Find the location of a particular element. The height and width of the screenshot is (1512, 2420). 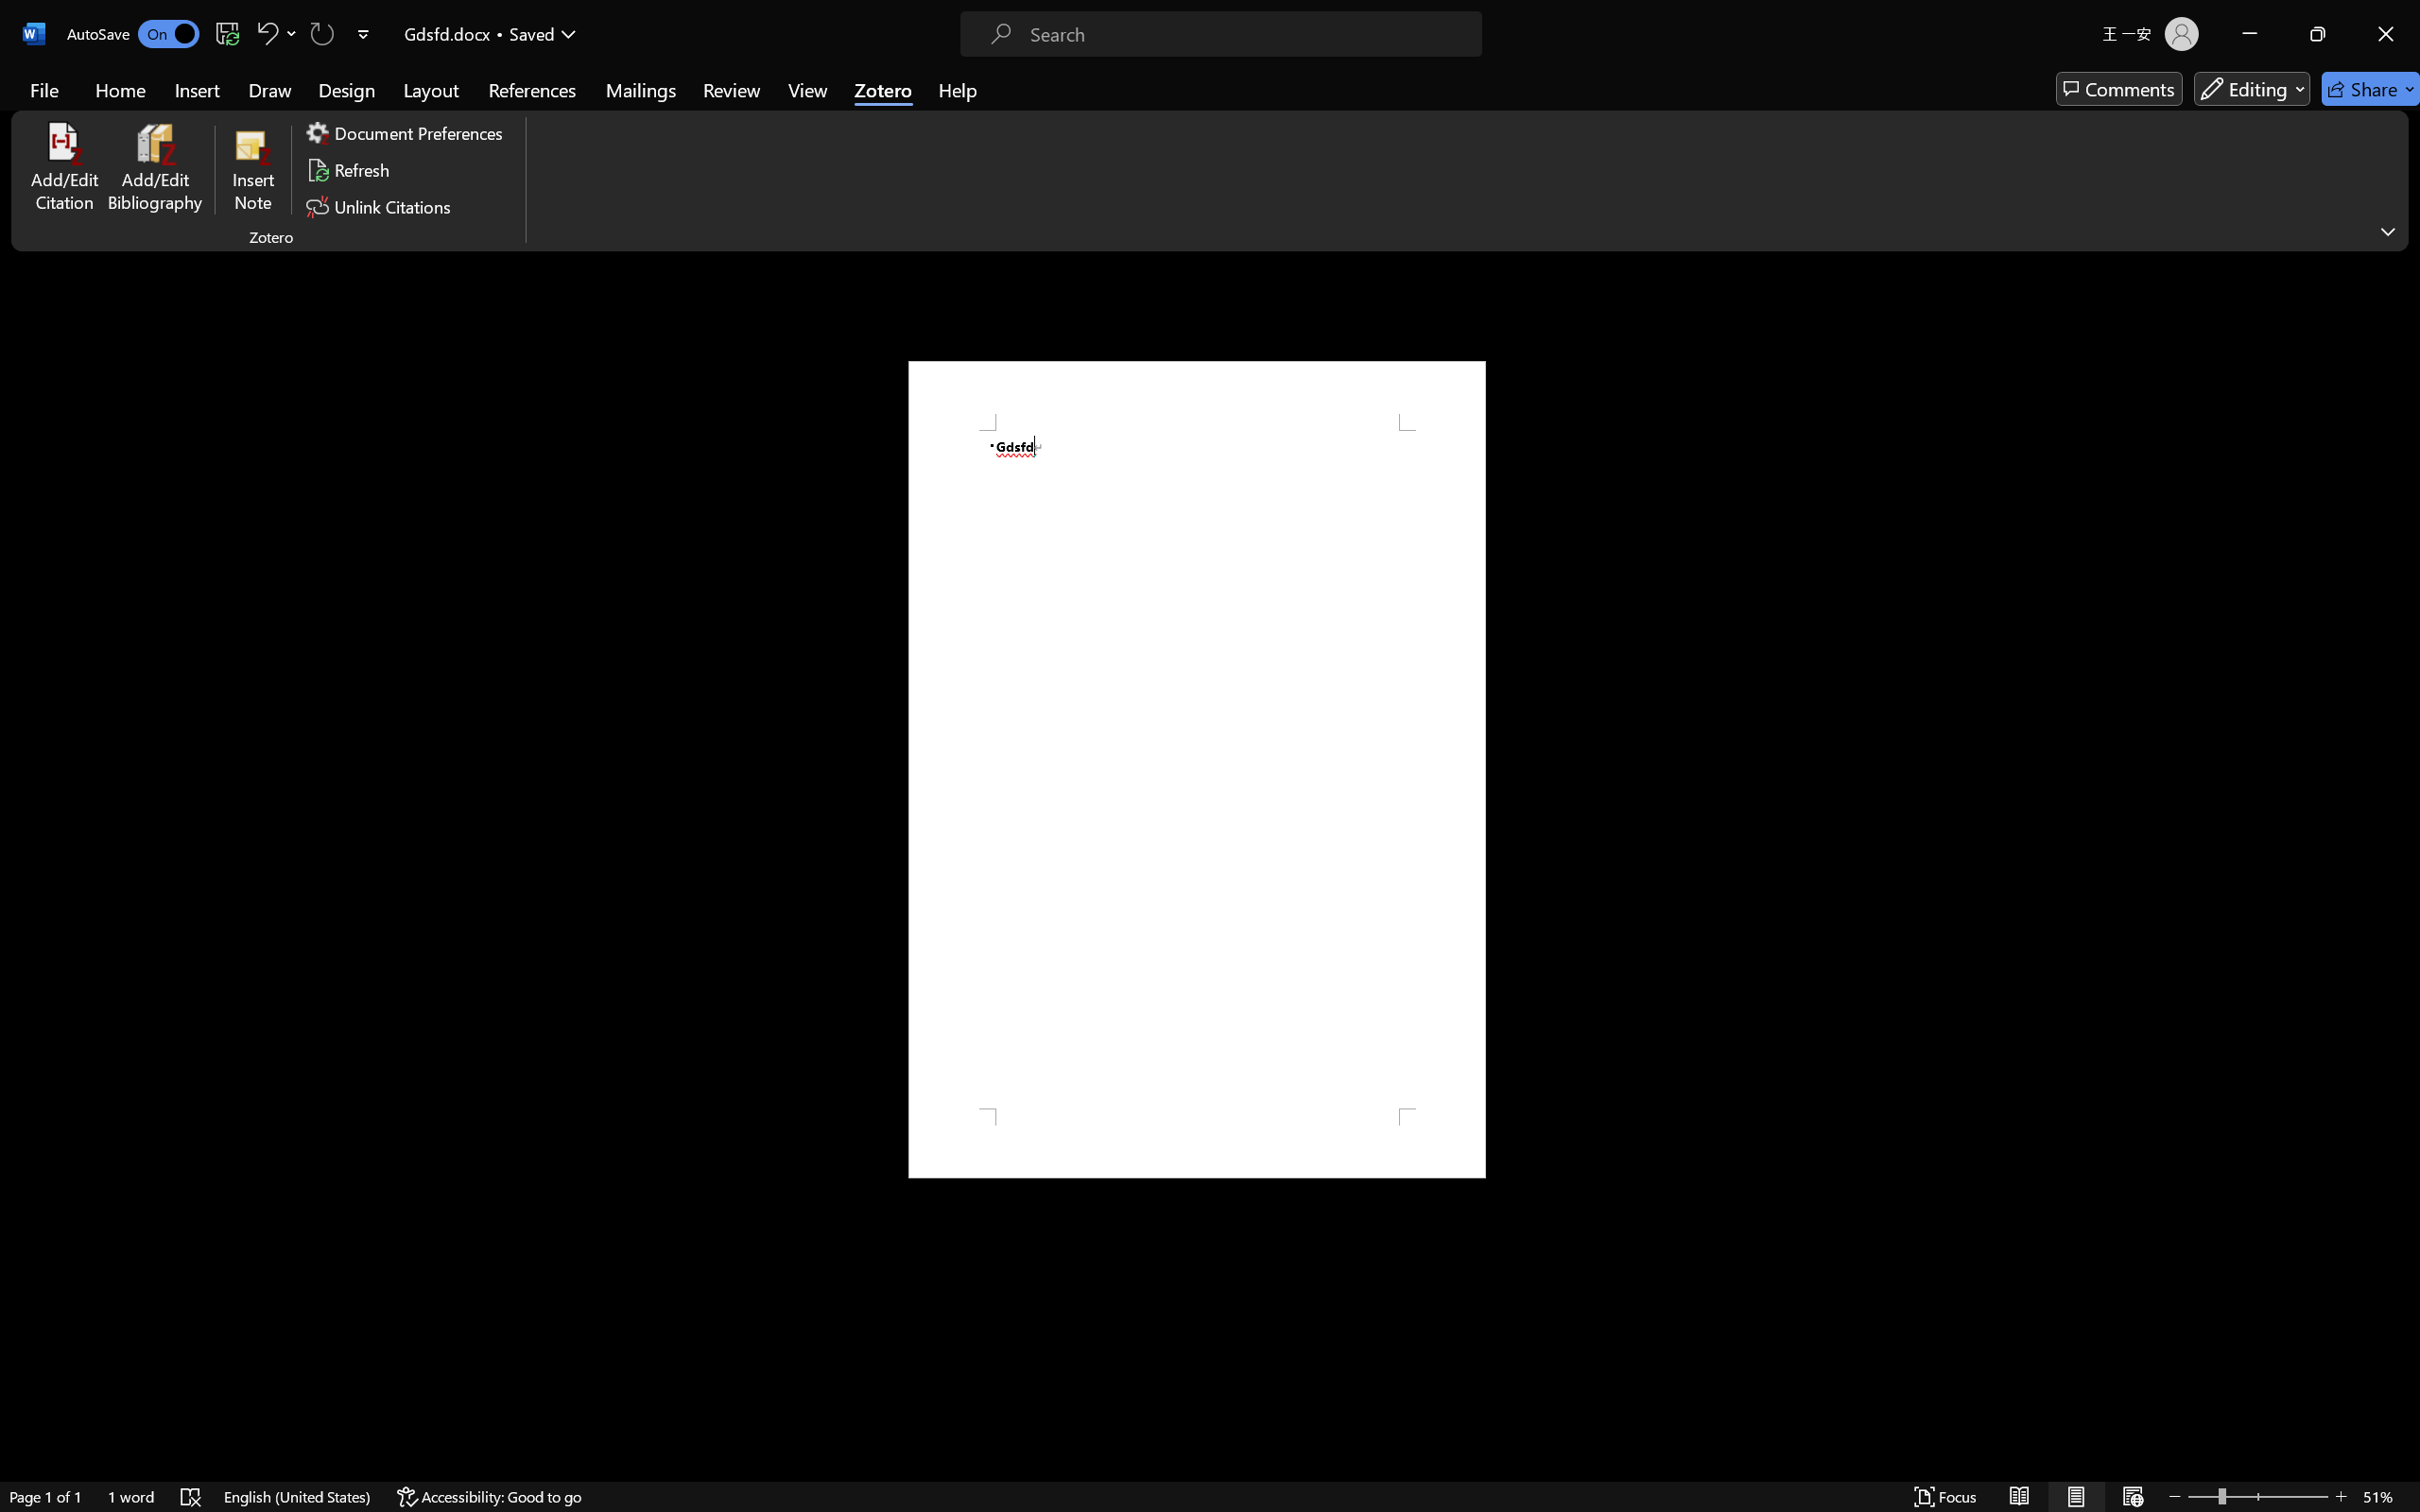

'Page 1 content' is located at coordinates (1196, 769).